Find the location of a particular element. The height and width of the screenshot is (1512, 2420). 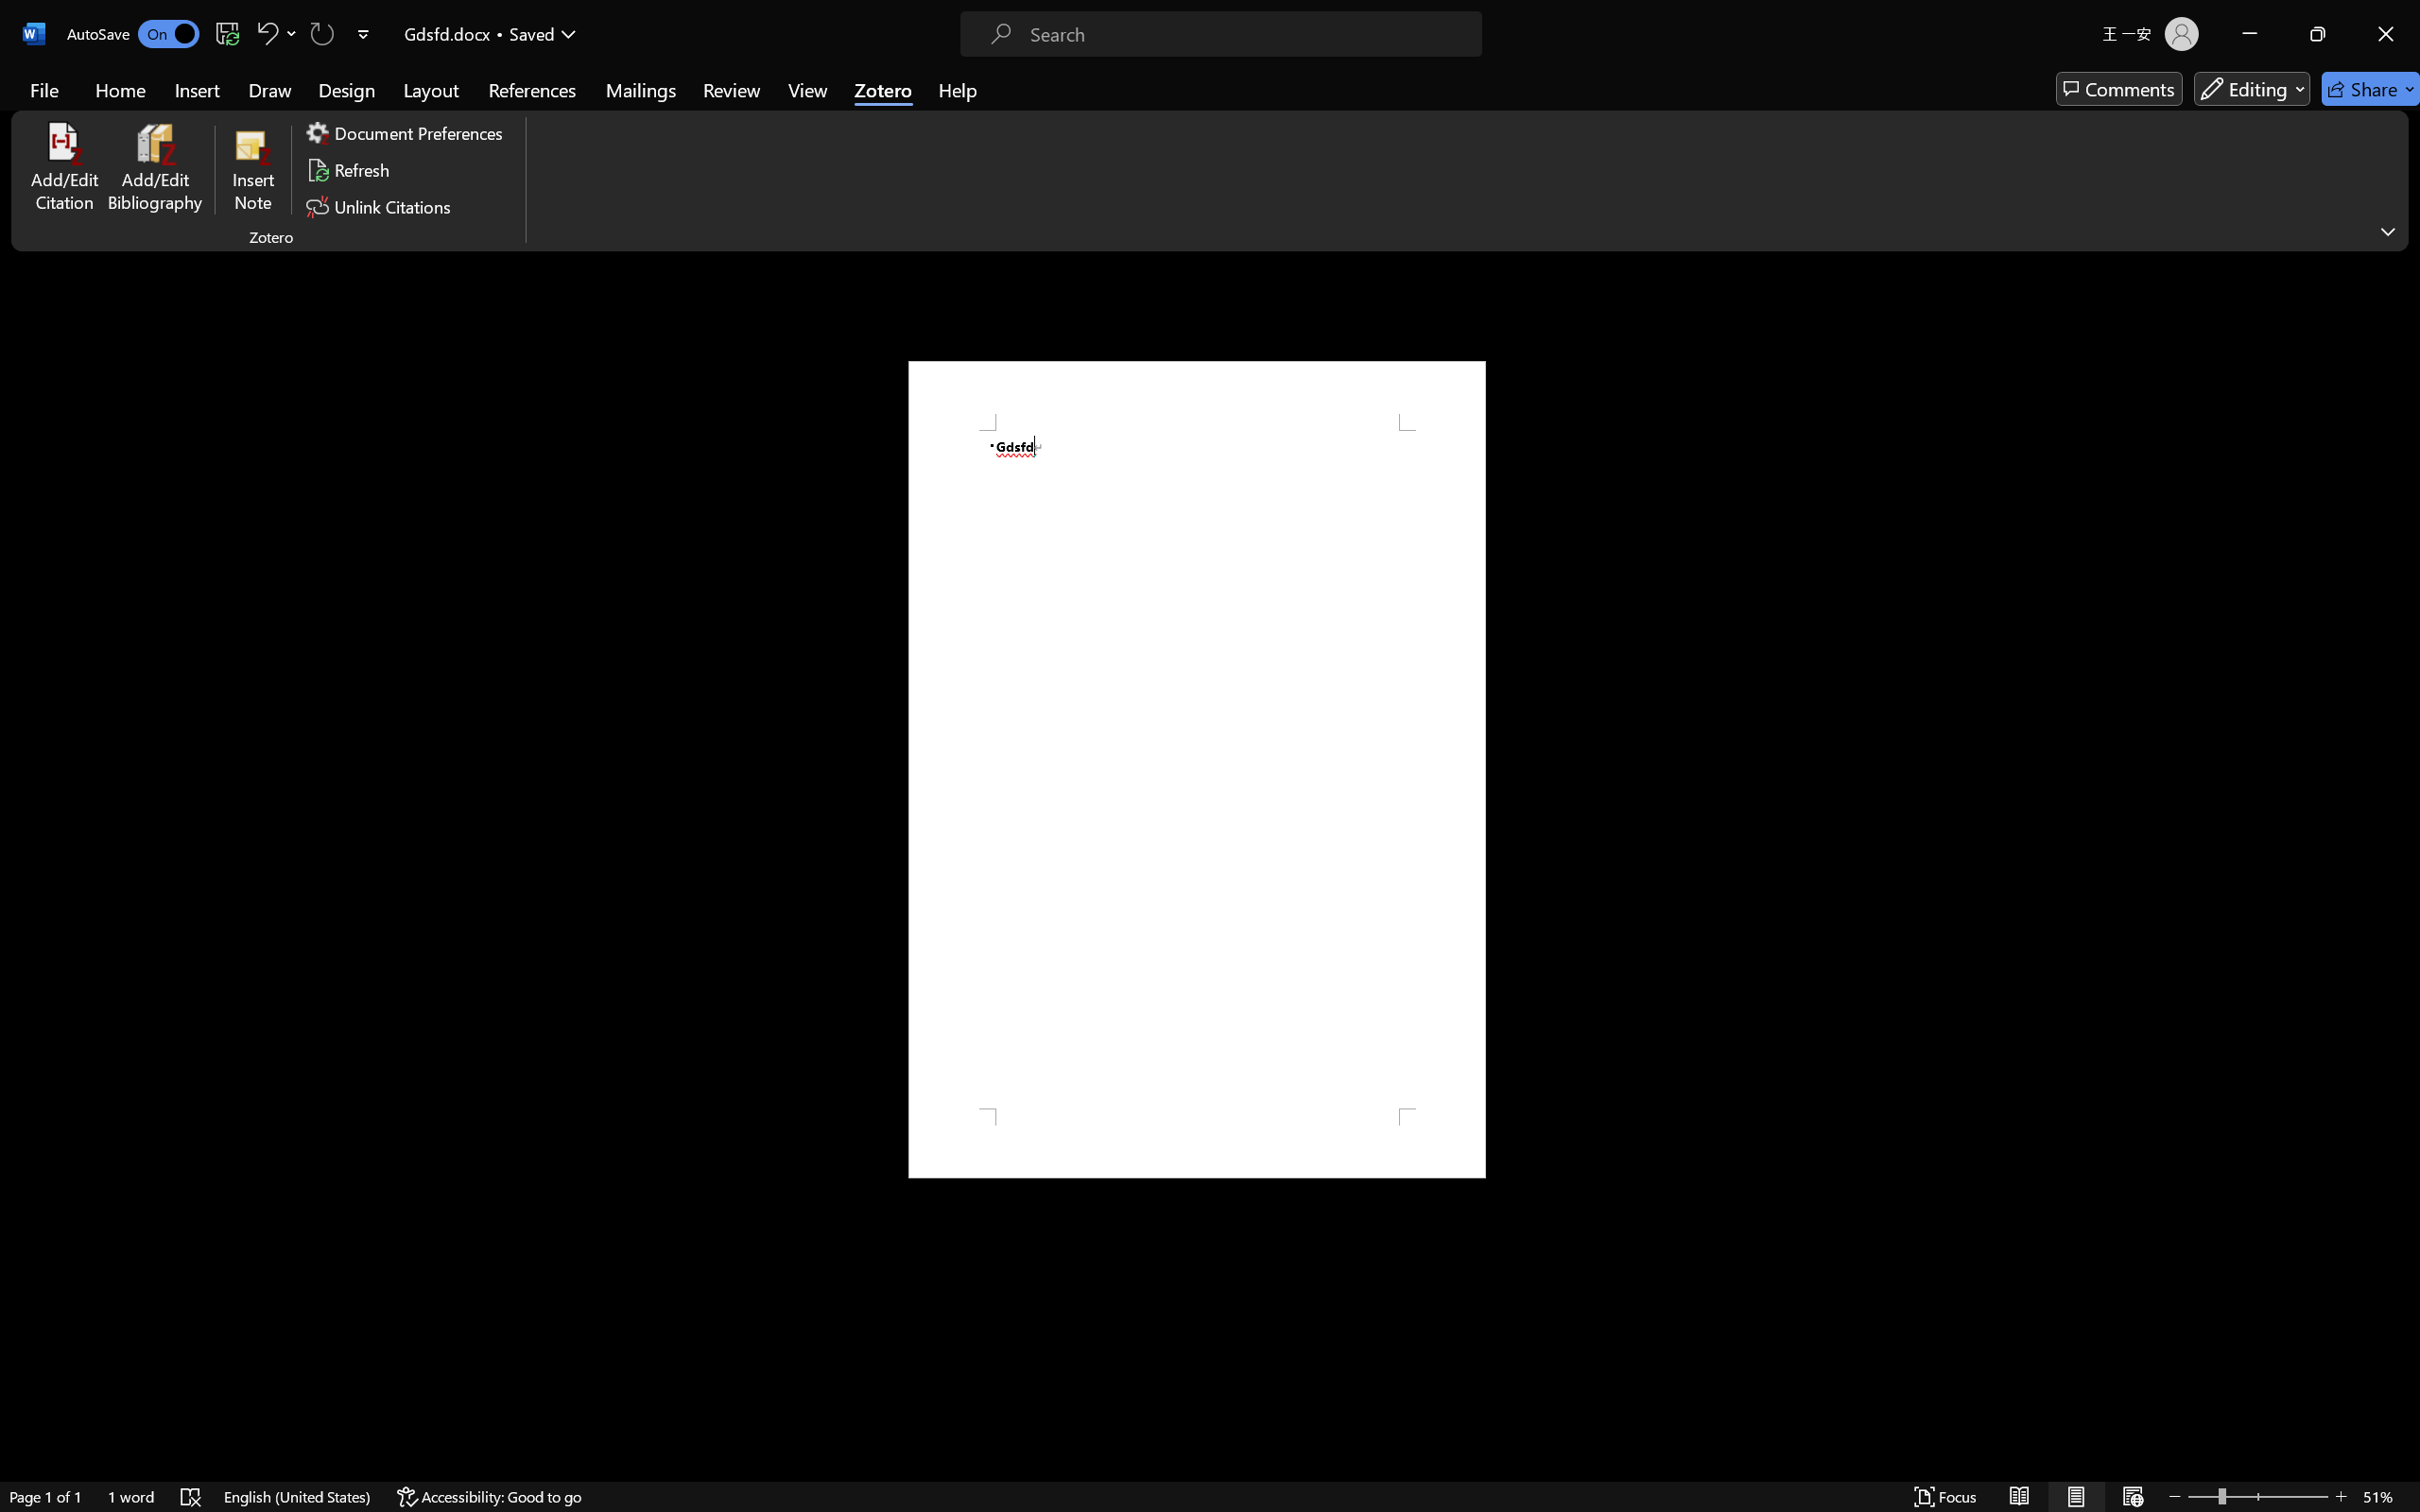

'Page 1 content' is located at coordinates (1196, 769).